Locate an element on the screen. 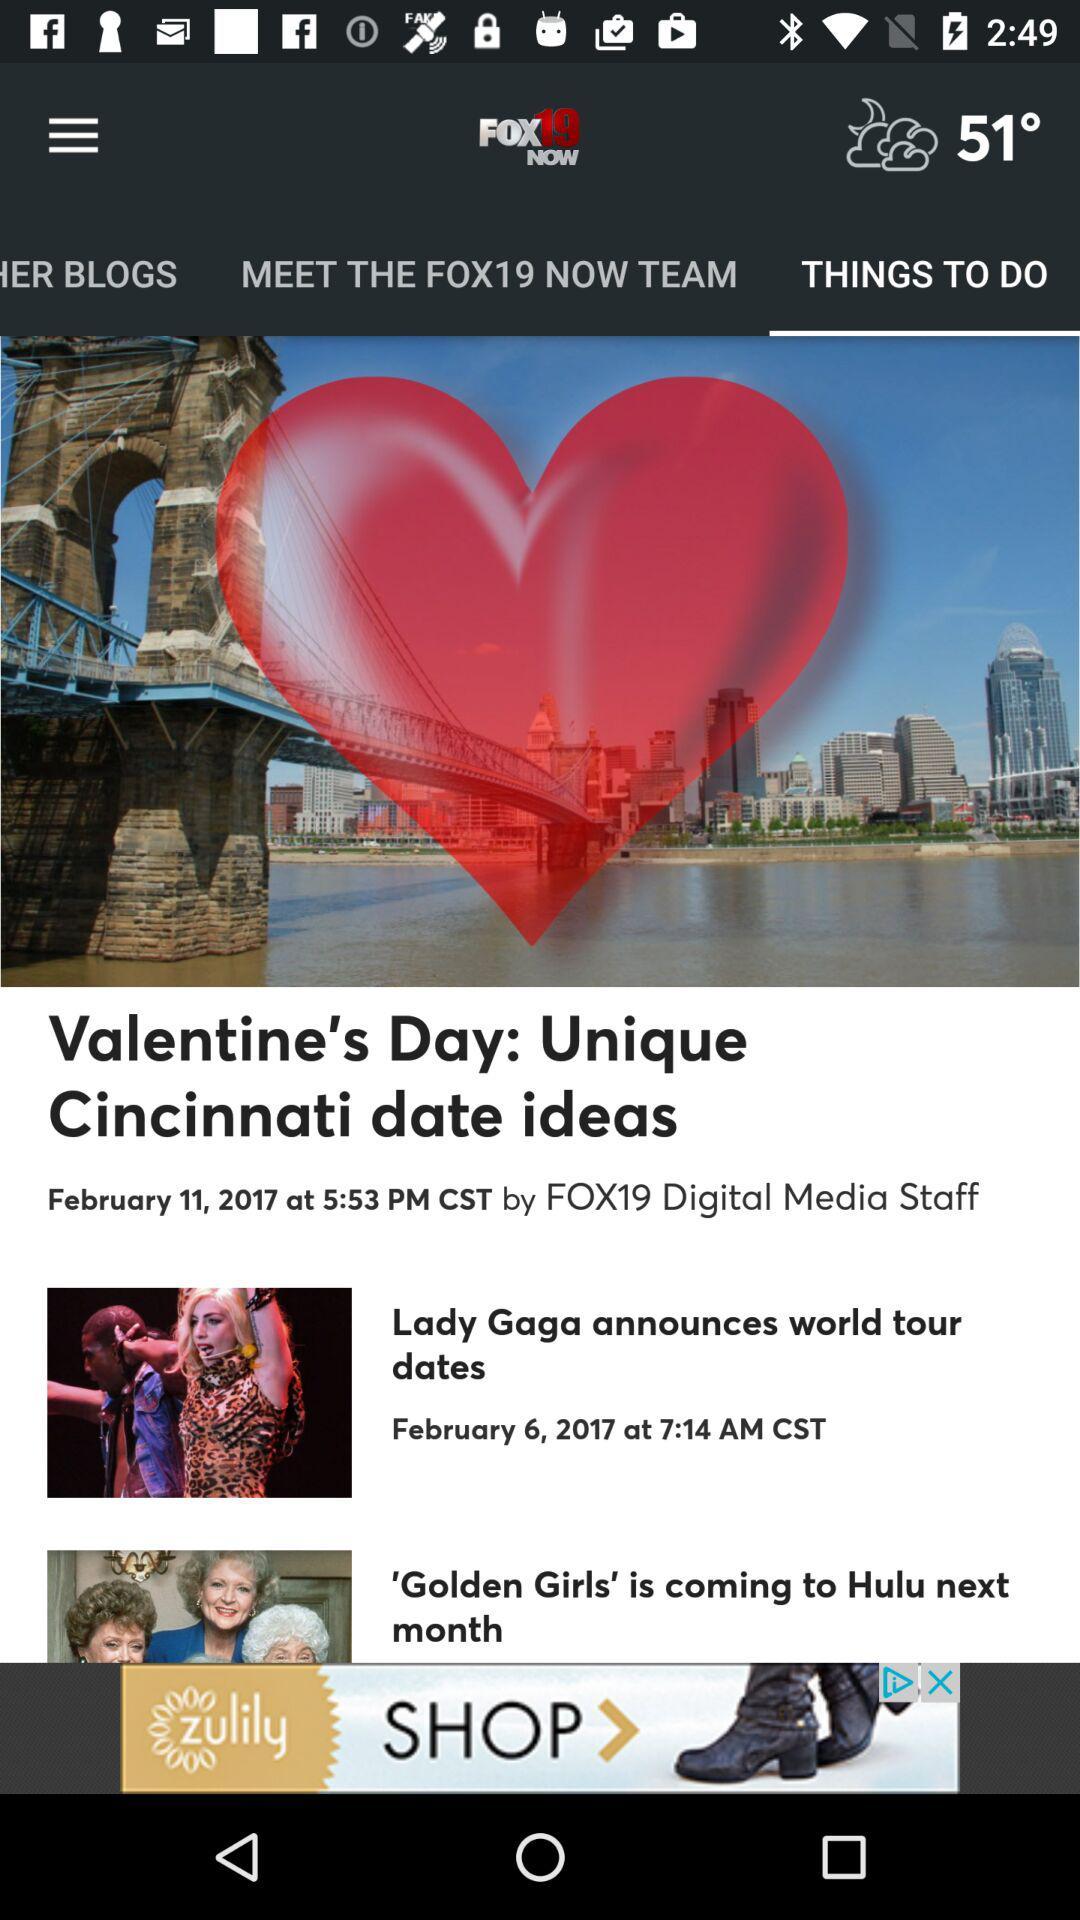 The image size is (1080, 1920). advertisement link is located at coordinates (540, 1727).